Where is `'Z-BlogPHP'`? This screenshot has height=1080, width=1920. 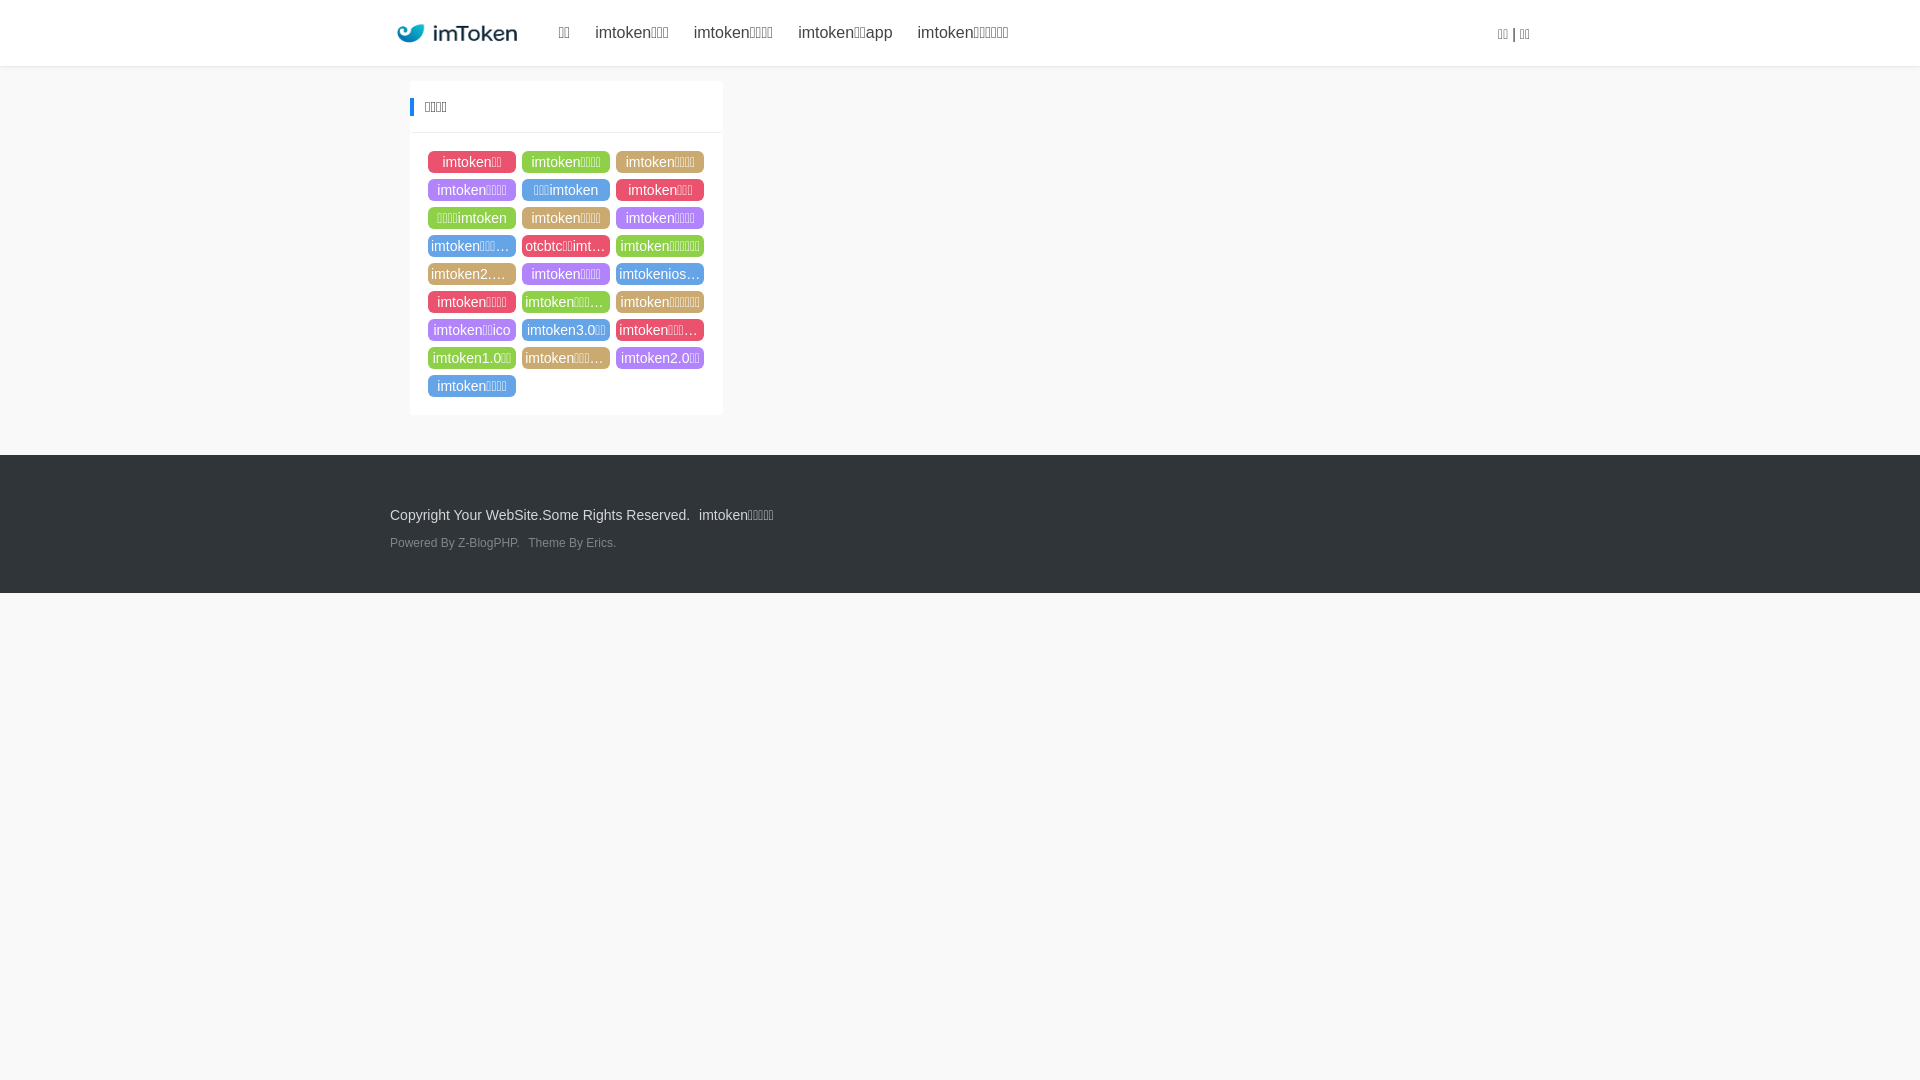
'Z-BlogPHP' is located at coordinates (486, 543).